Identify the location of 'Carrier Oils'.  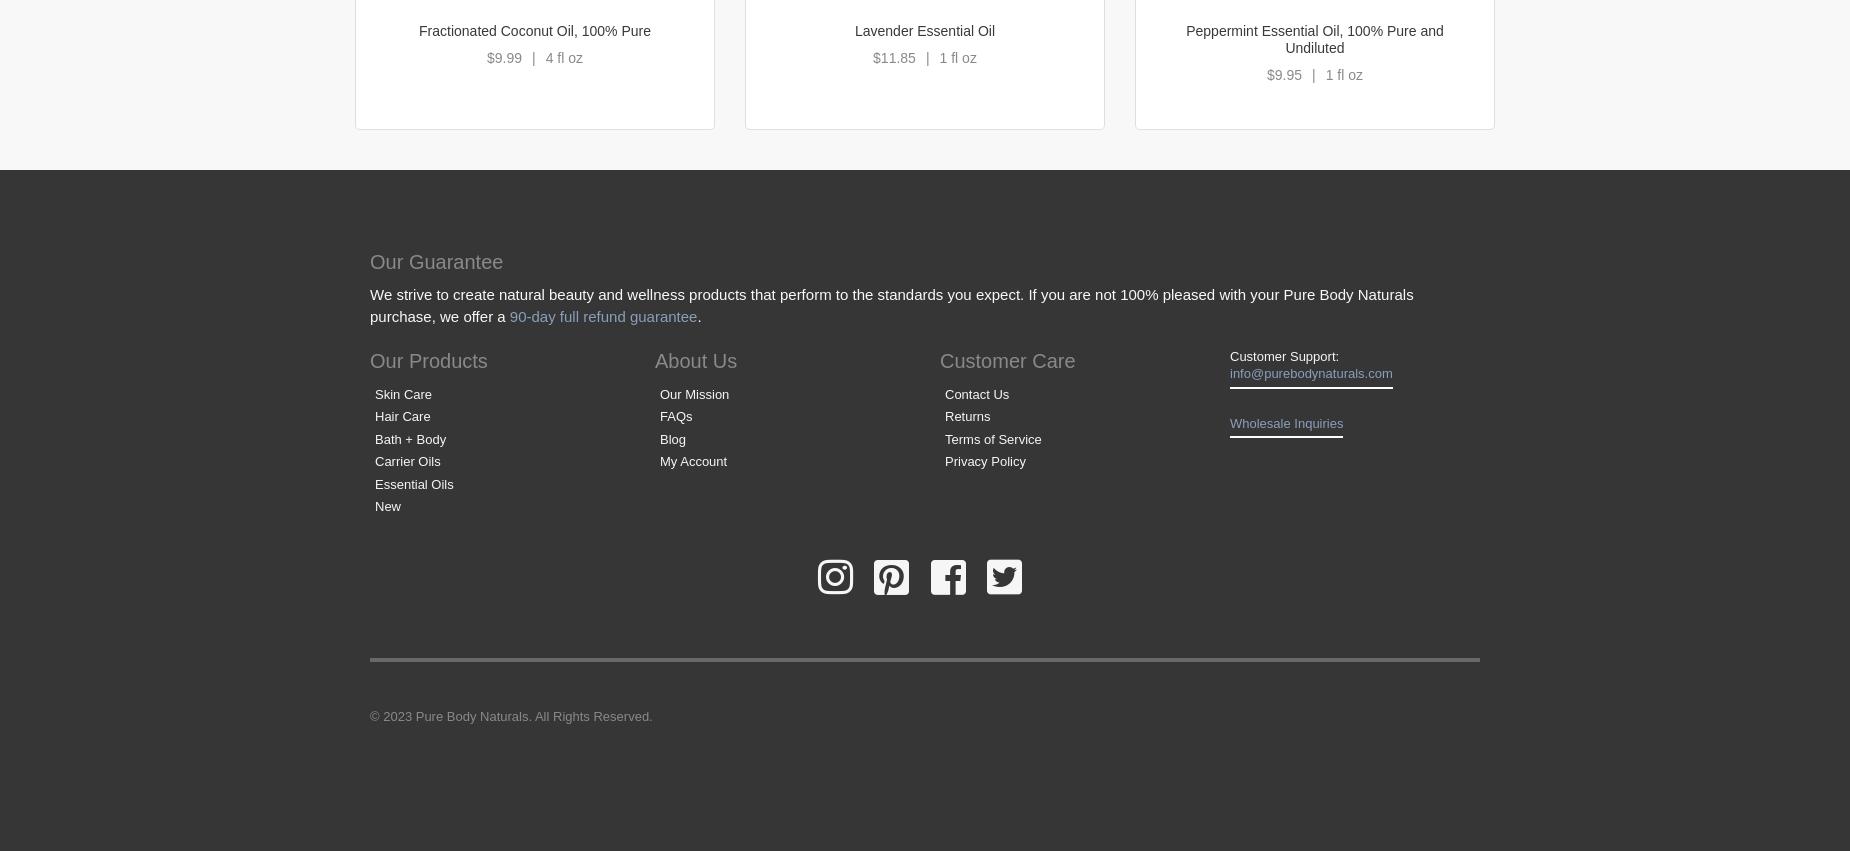
(406, 461).